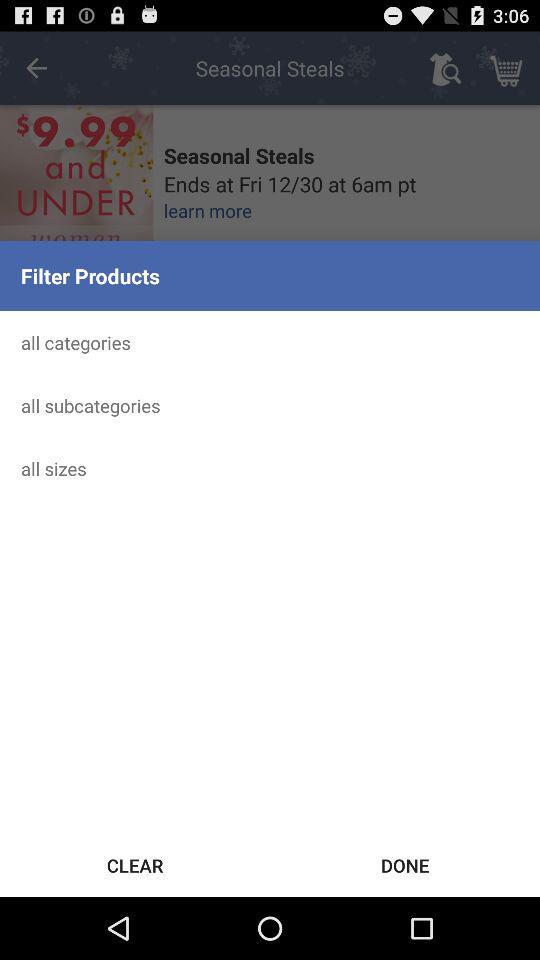  I want to click on icon below the all sizes, so click(135, 864).